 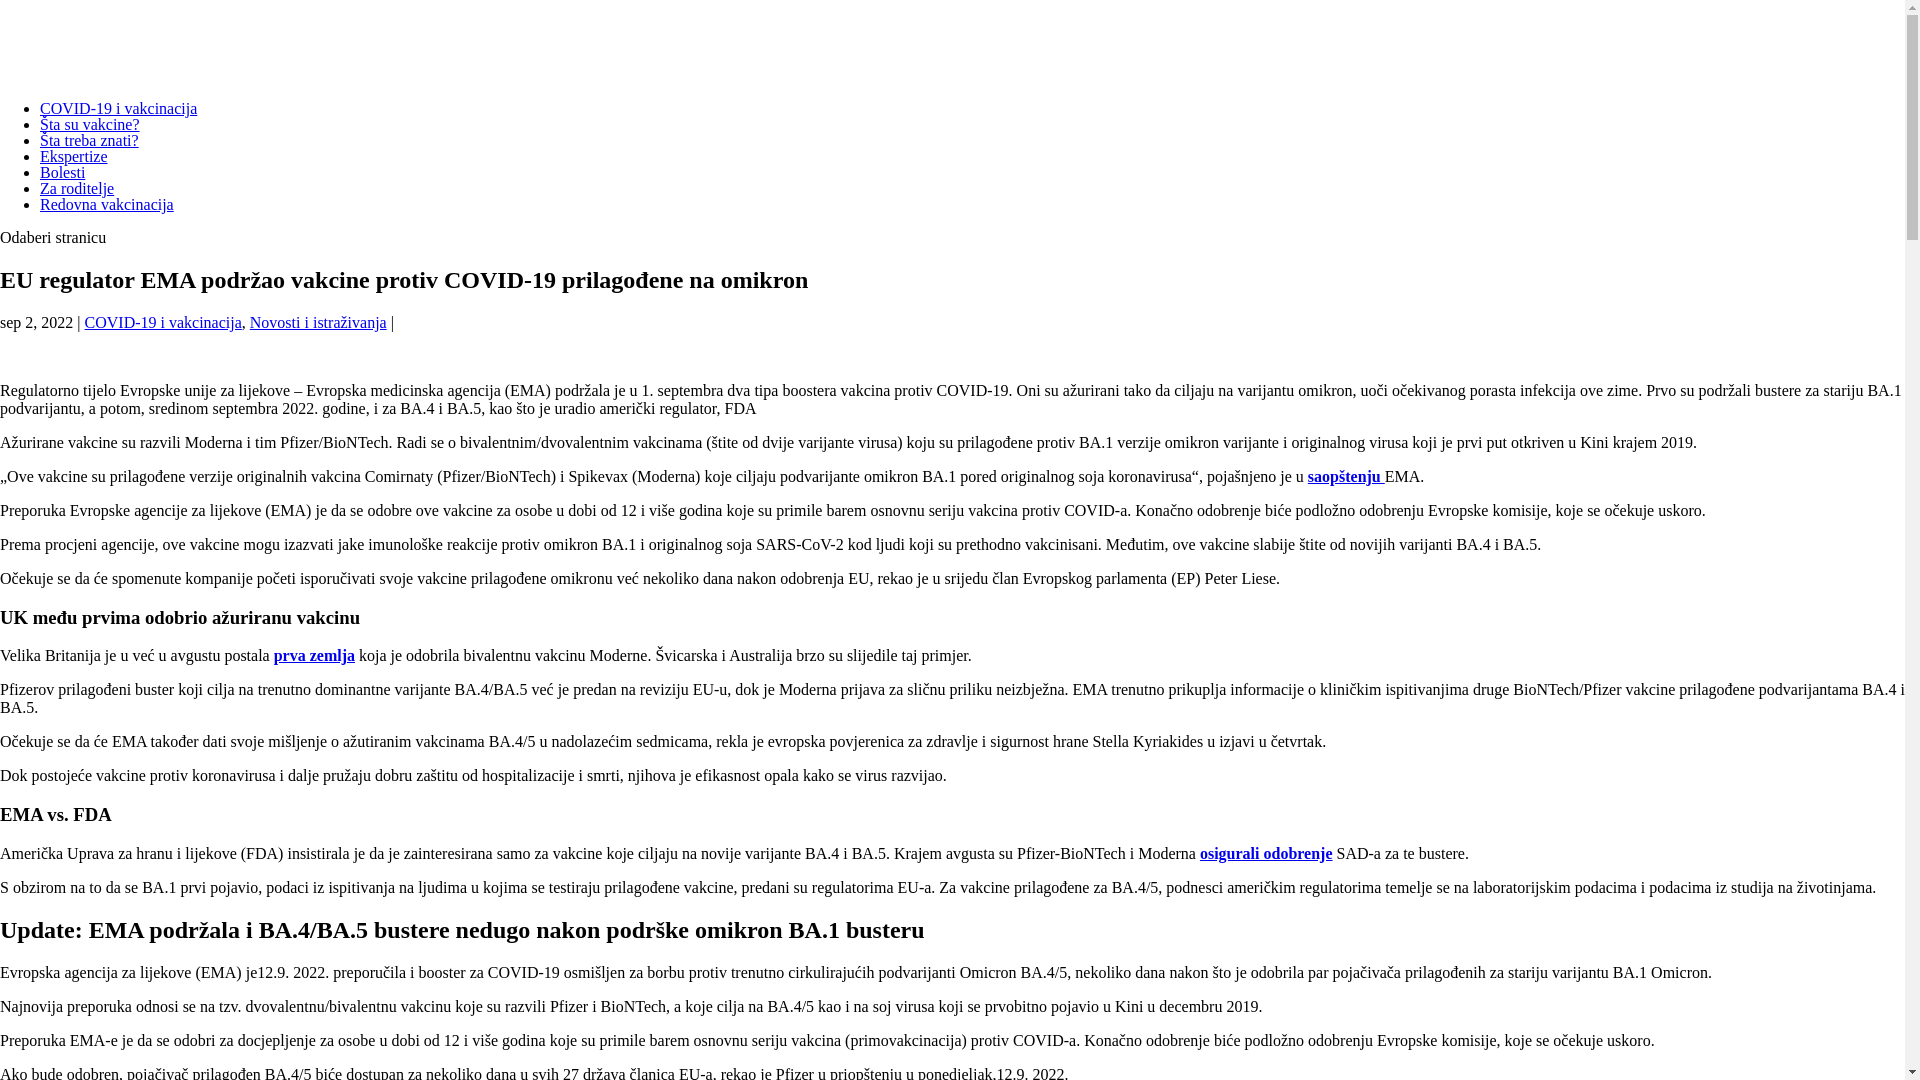 What do you see at coordinates (105, 204) in the screenshot?
I see `'Redovna vakcinacija'` at bounding box center [105, 204].